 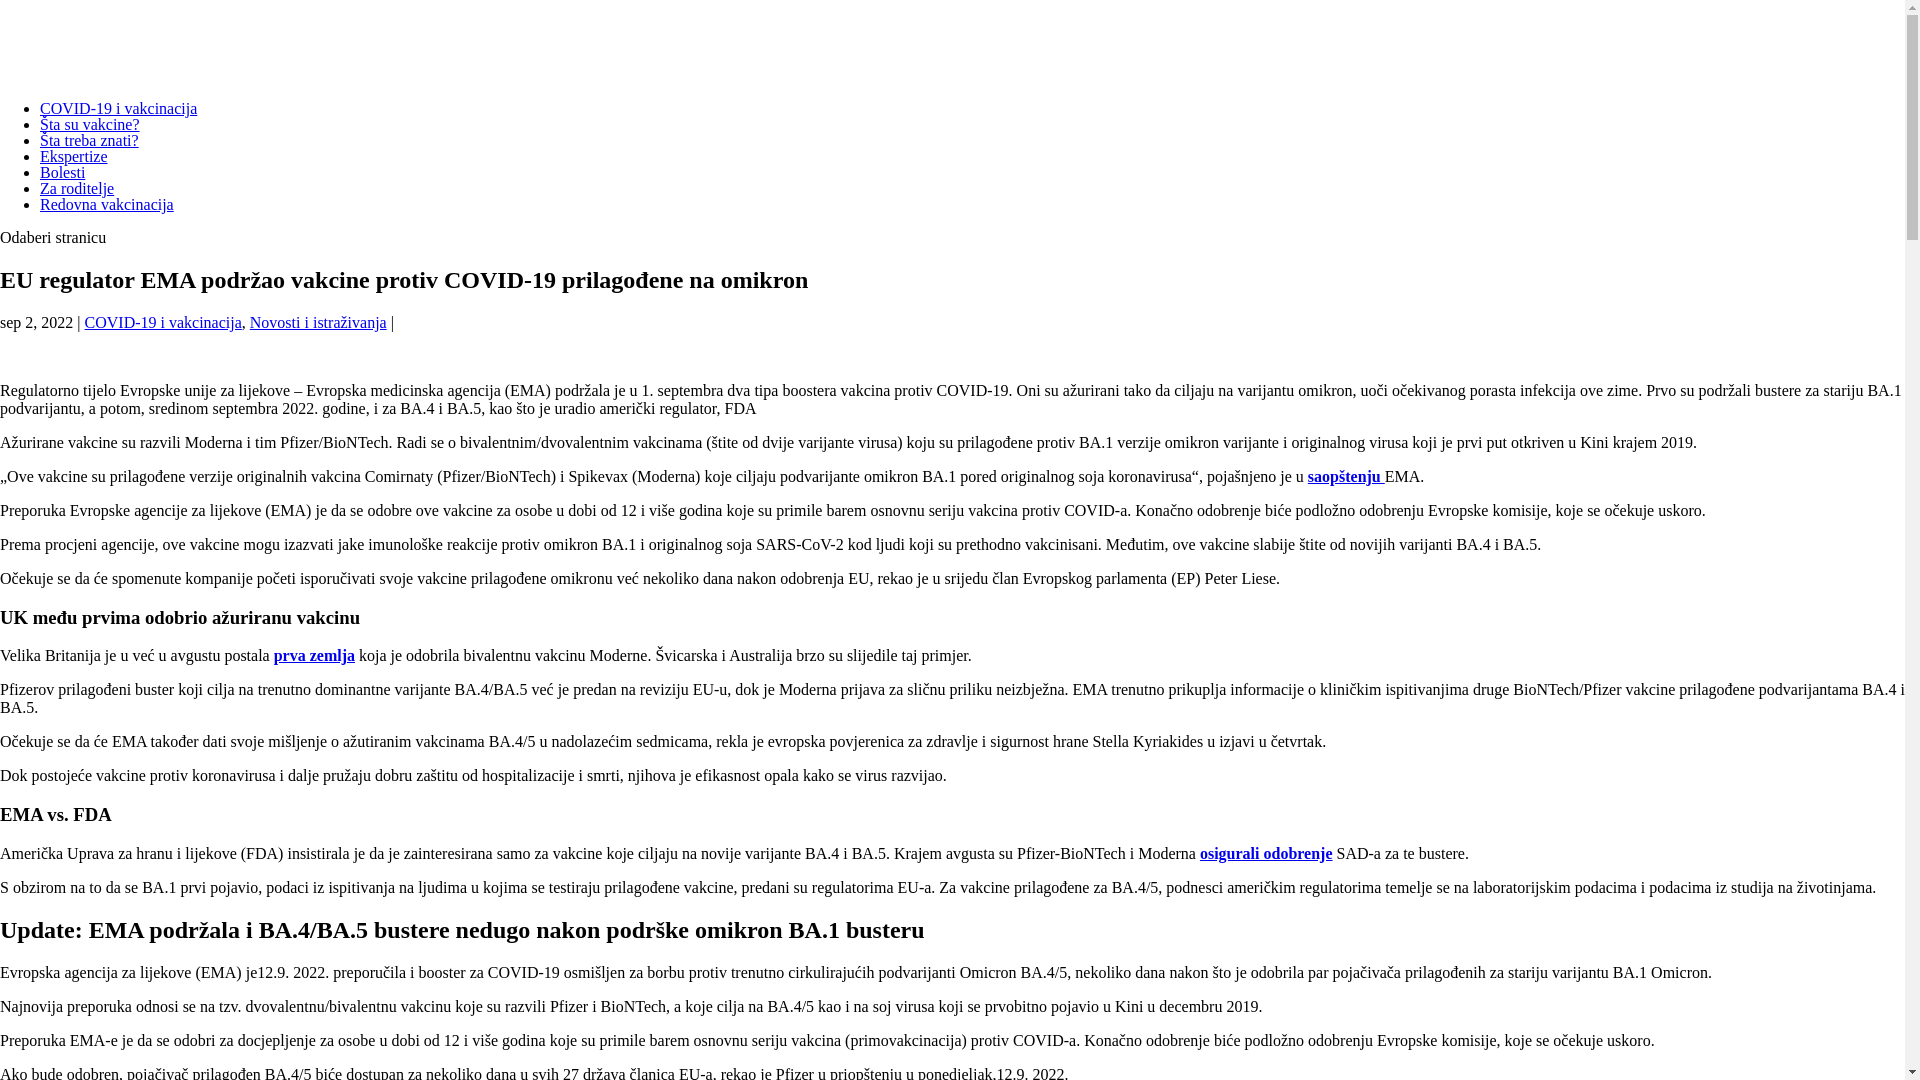 What do you see at coordinates (105, 204) in the screenshot?
I see `'Redovna vakcinacija'` at bounding box center [105, 204].